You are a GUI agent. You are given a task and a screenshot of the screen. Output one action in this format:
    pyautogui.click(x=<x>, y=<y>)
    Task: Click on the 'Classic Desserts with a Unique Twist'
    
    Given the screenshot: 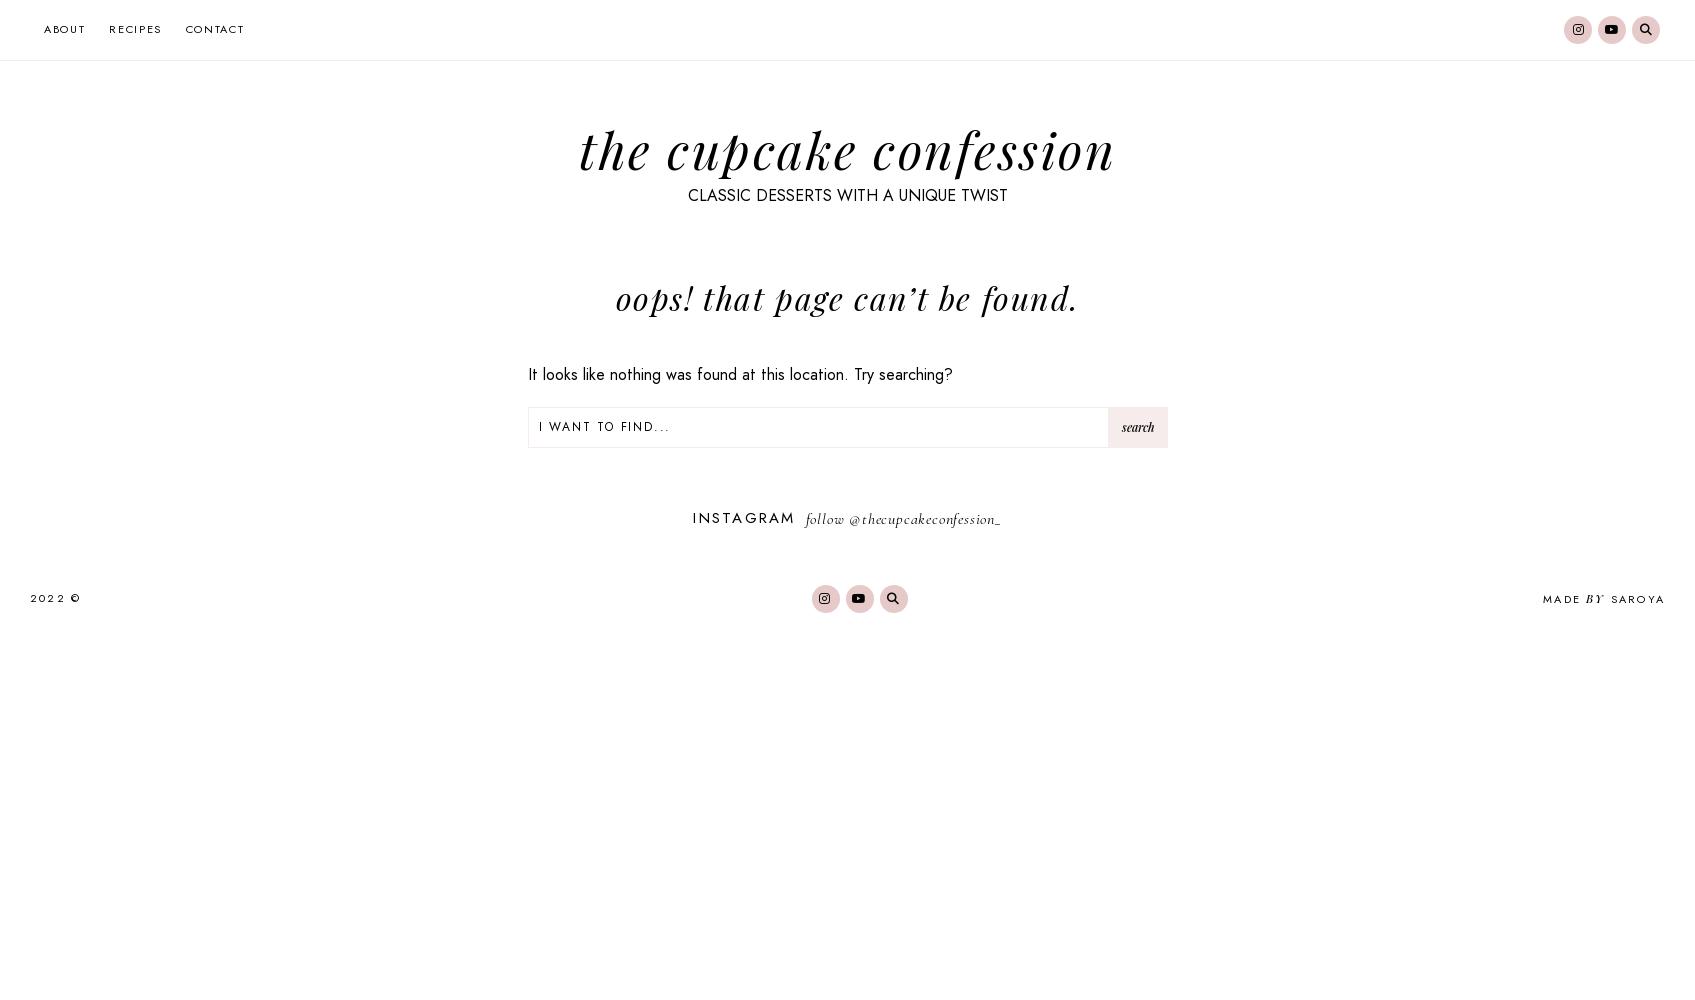 What is the action you would take?
    pyautogui.click(x=686, y=193)
    